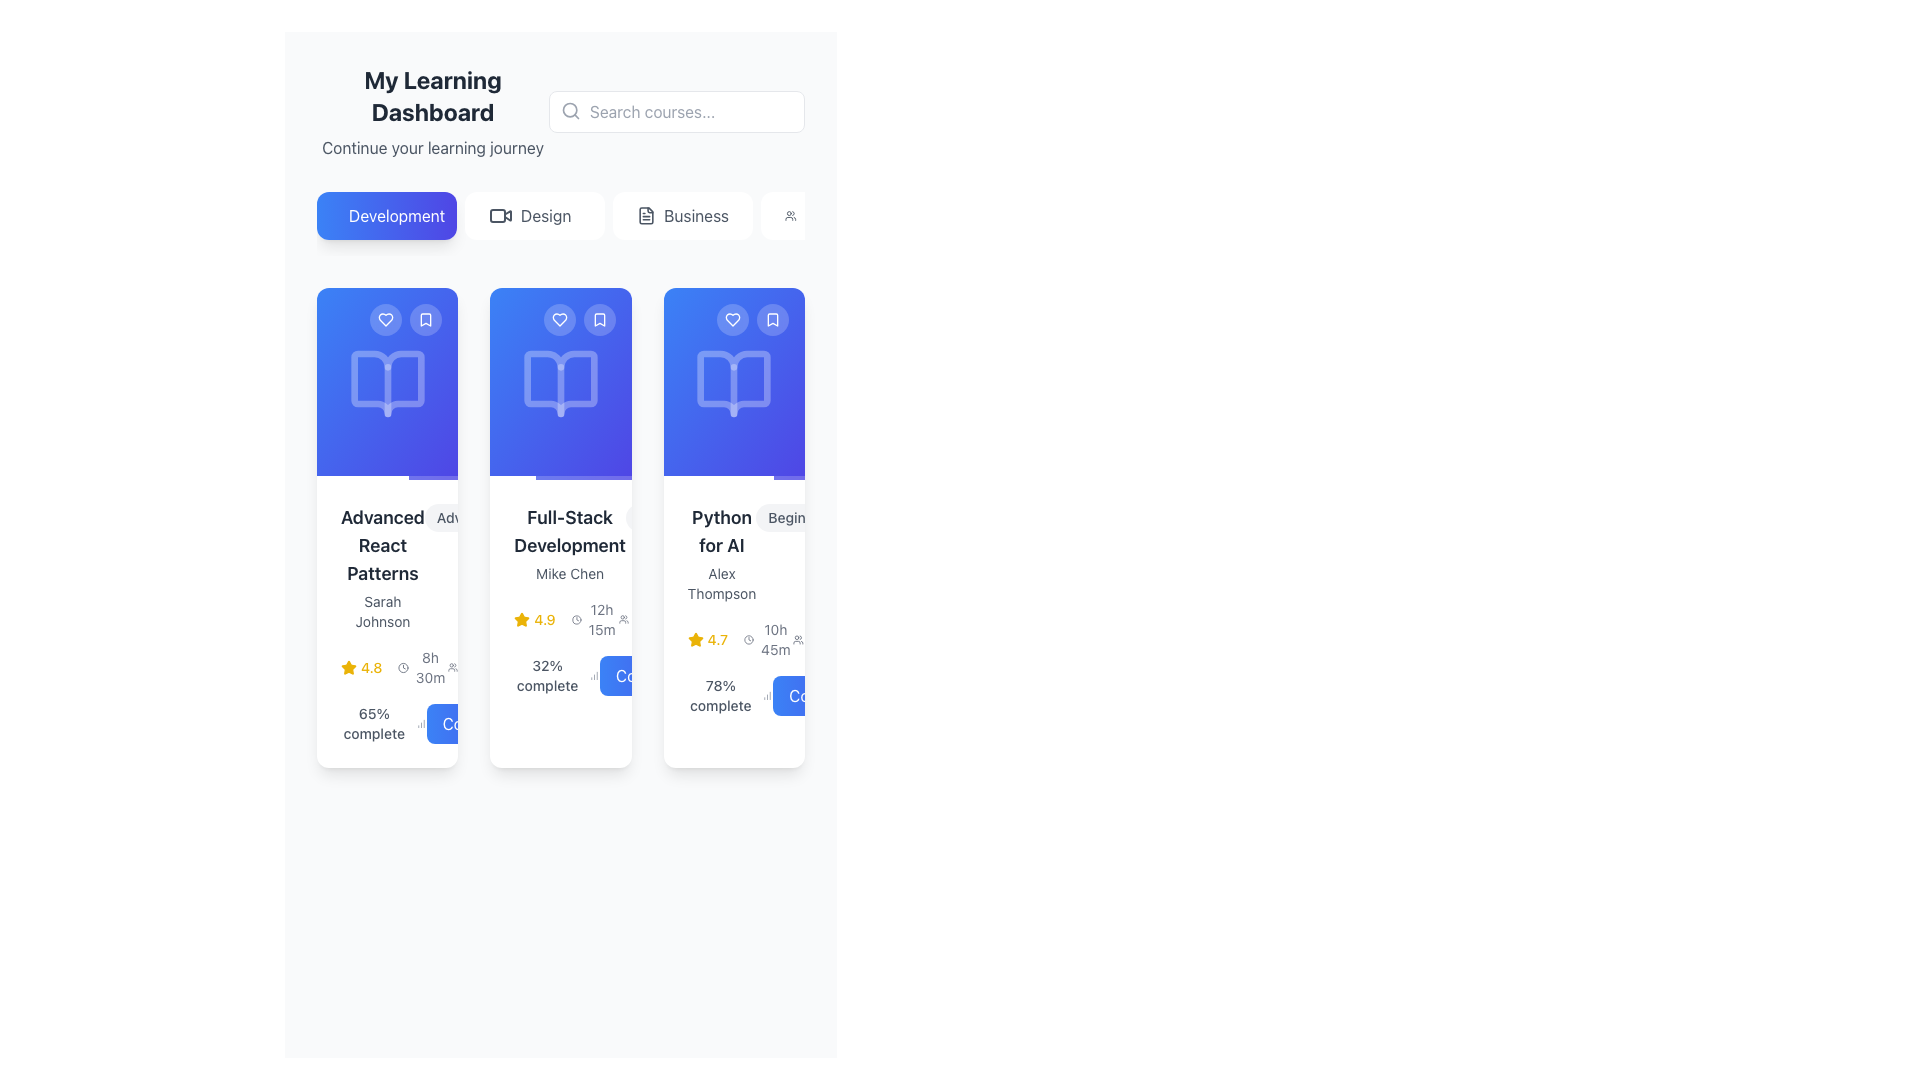 The width and height of the screenshot is (1920, 1080). I want to click on text value '4.9' from the Rating indicator which is a star icon followed by the numeric rating in yellow, located within the 'Full-Stack Development' card directly below the course title, so click(534, 619).